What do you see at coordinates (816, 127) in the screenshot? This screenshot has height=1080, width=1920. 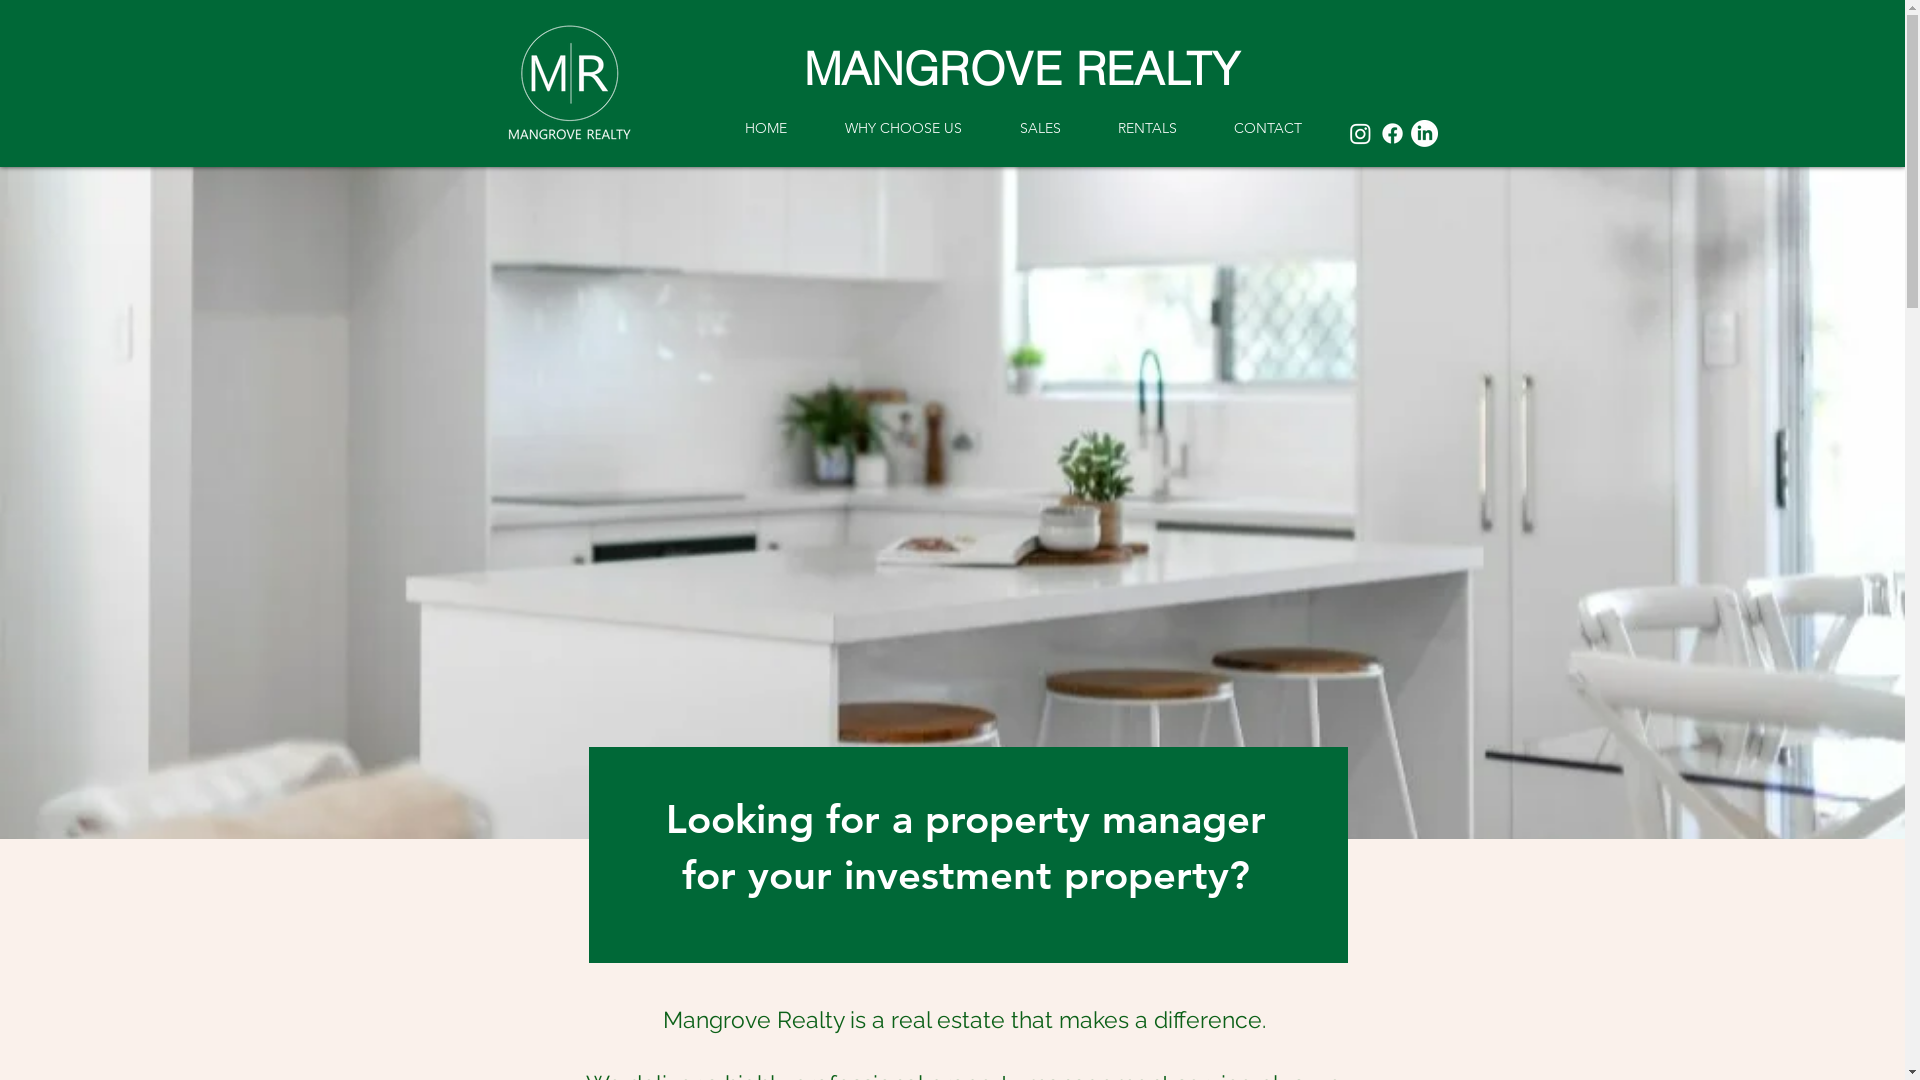 I see `'WHY CHOOSE US'` at bounding box center [816, 127].